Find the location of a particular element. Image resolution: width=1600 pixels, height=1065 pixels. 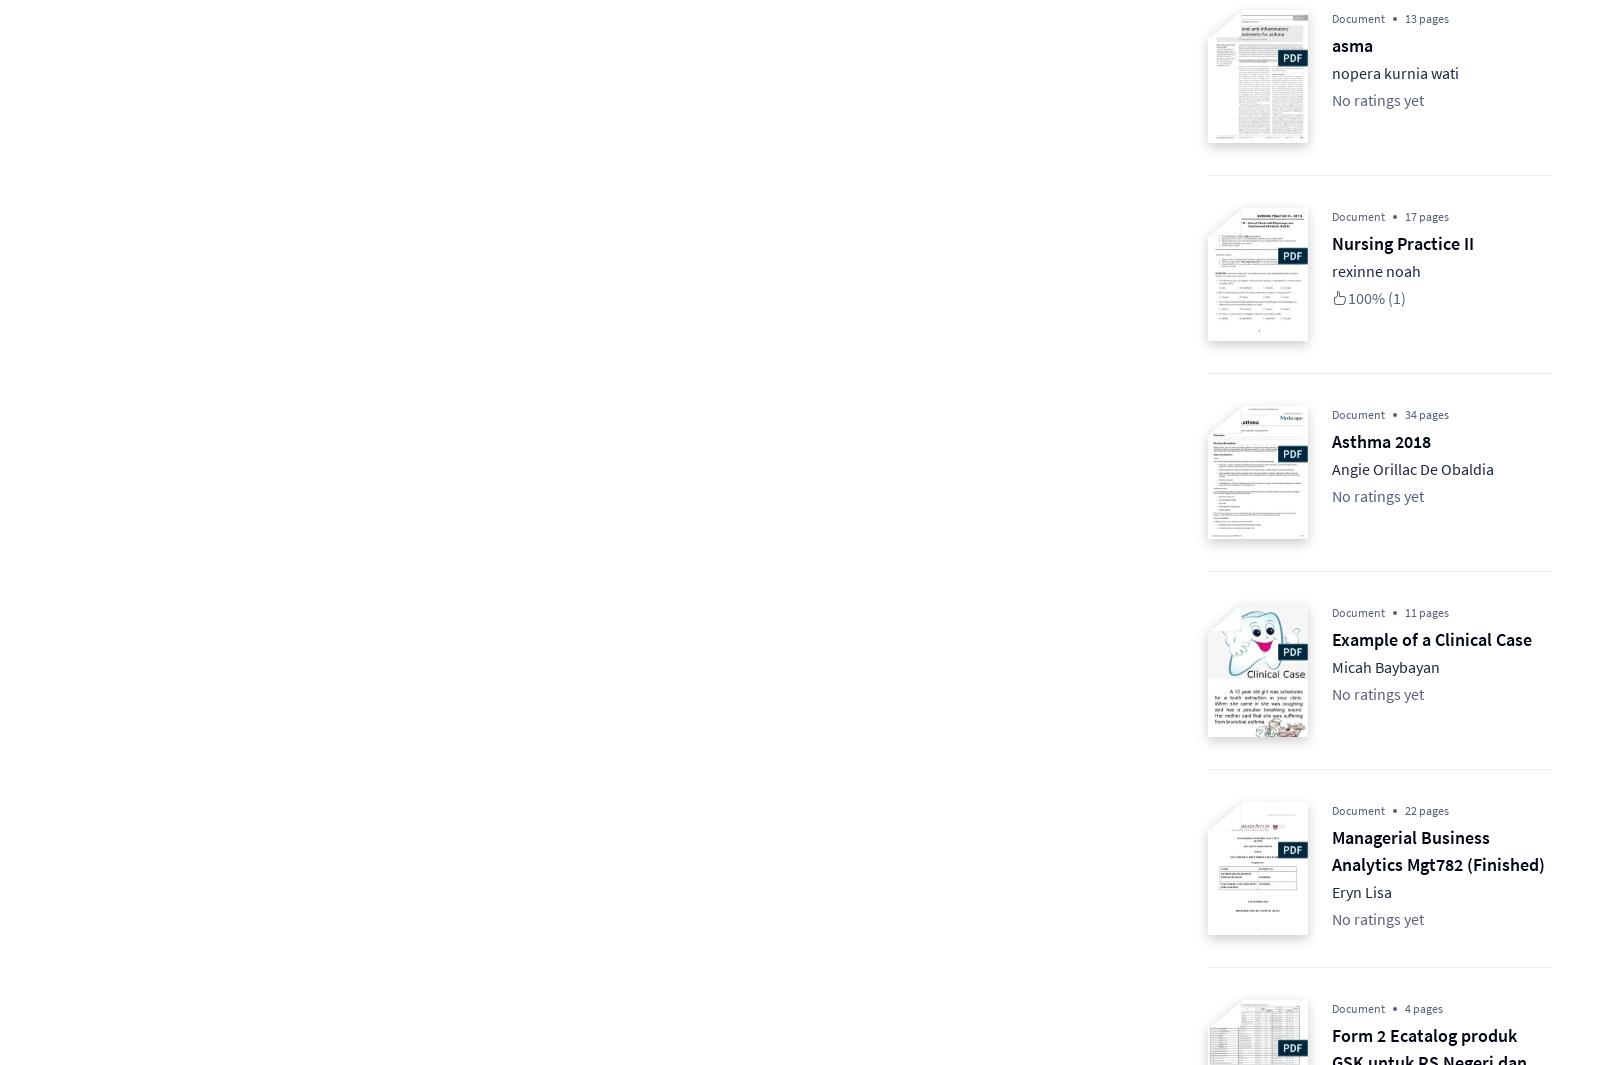

'Managerial Business Analytics Mgt782 (Finished)' is located at coordinates (1438, 851).